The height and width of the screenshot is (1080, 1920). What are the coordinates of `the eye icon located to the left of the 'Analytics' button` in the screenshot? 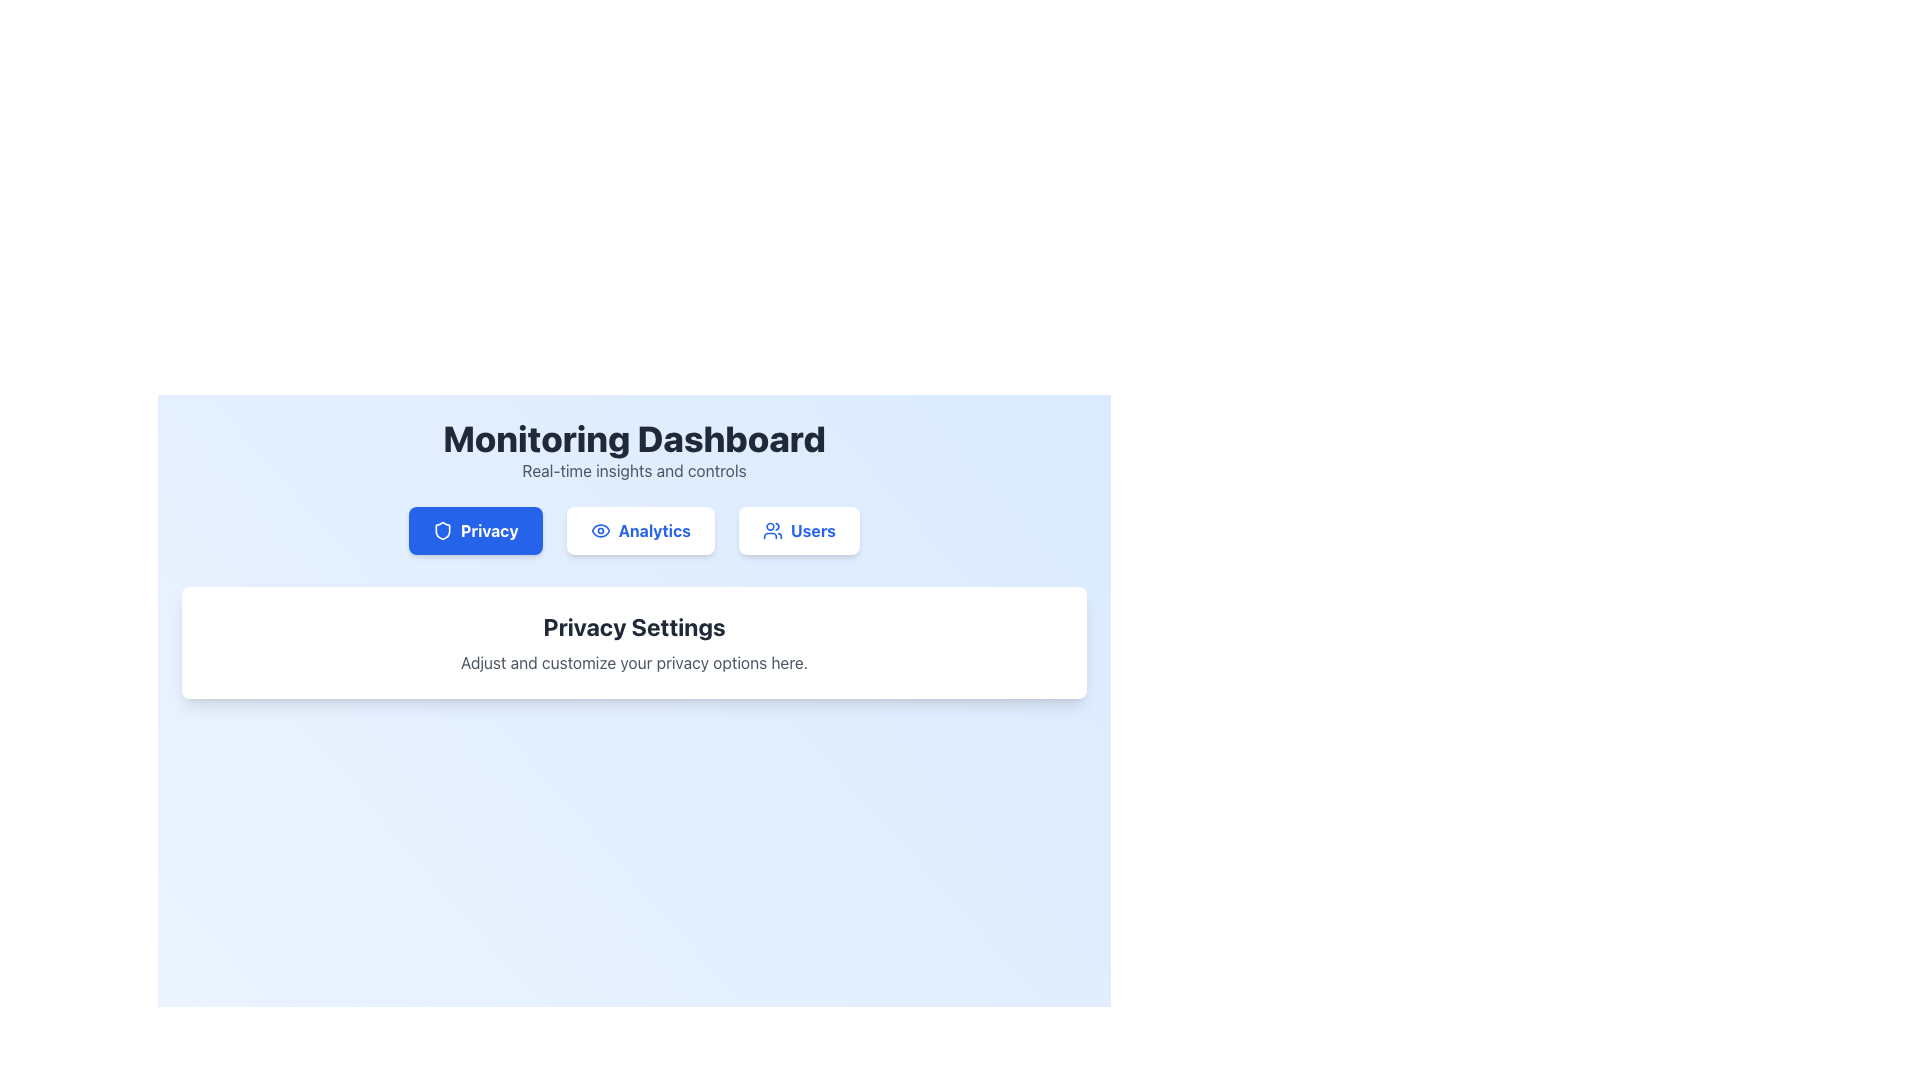 It's located at (599, 530).